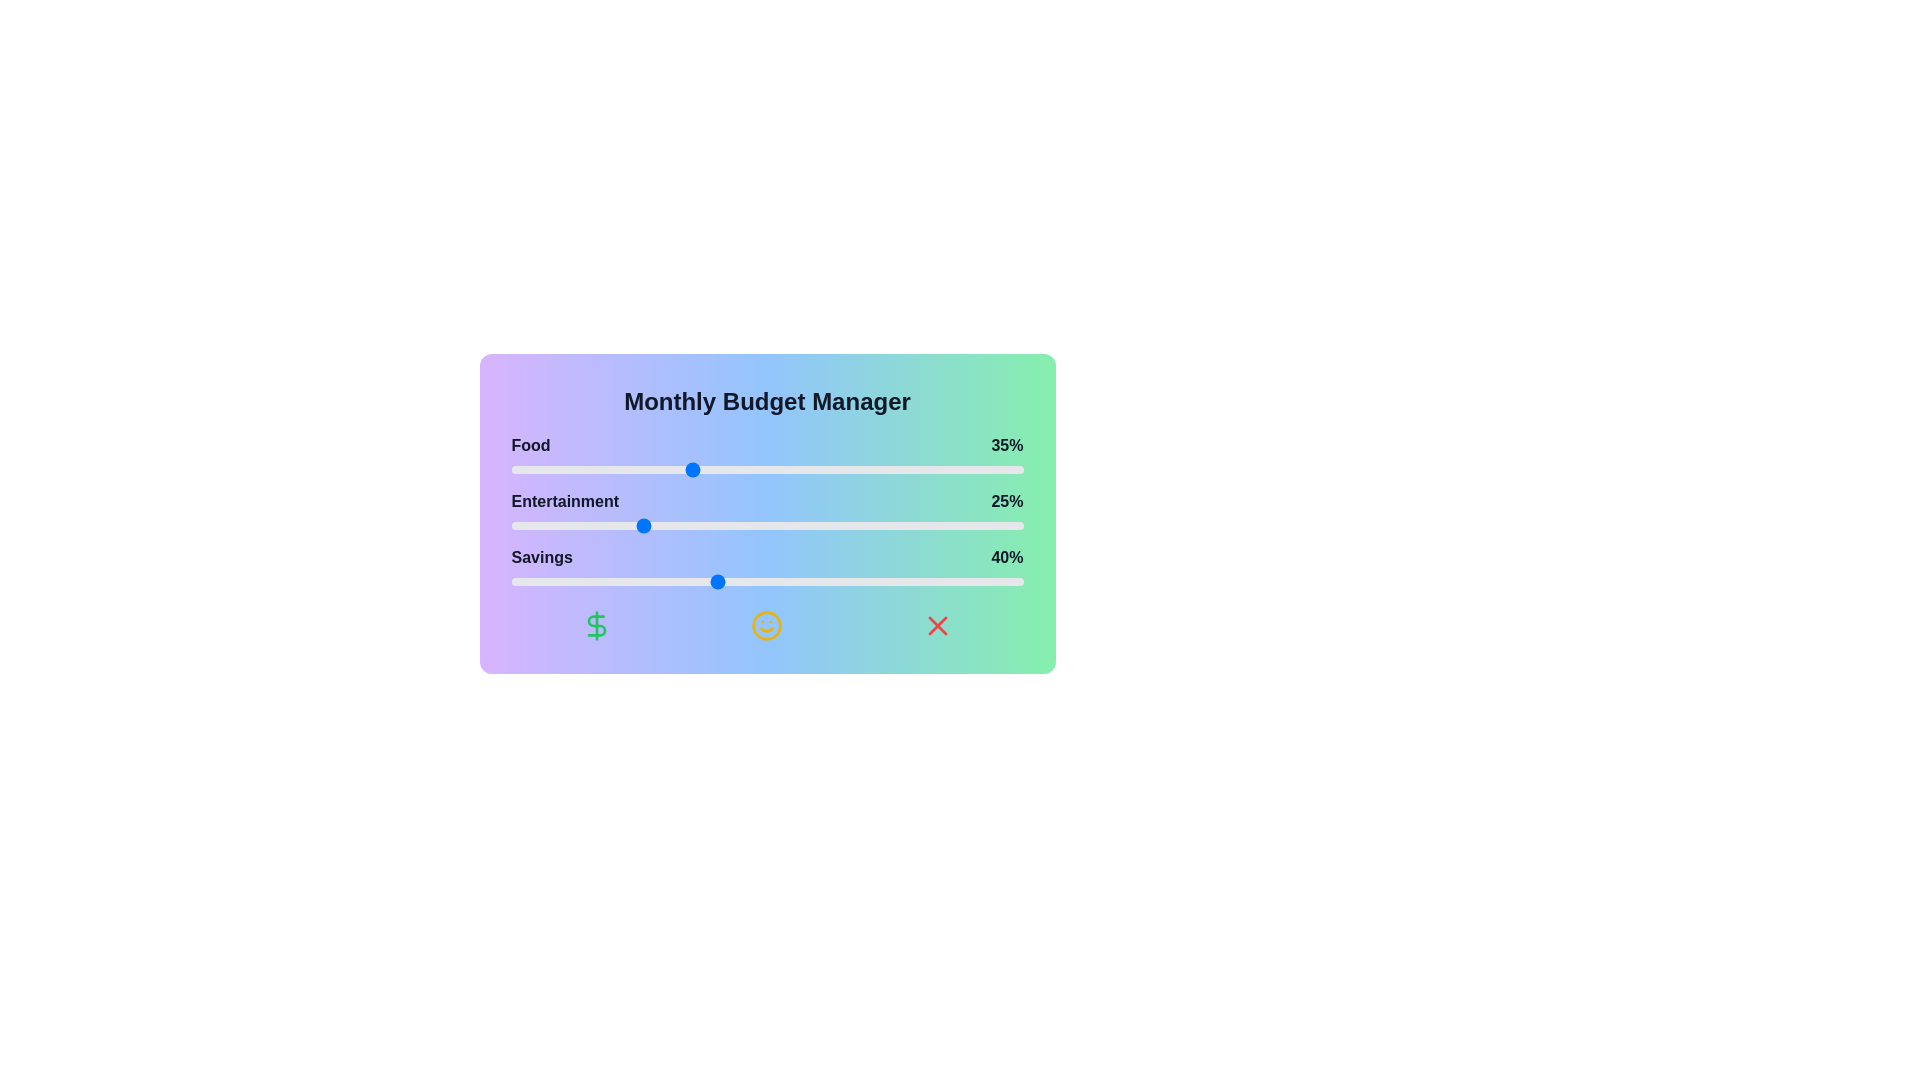 The width and height of the screenshot is (1920, 1080). Describe the element at coordinates (595, 624) in the screenshot. I see `the green dollar sign icon` at that location.